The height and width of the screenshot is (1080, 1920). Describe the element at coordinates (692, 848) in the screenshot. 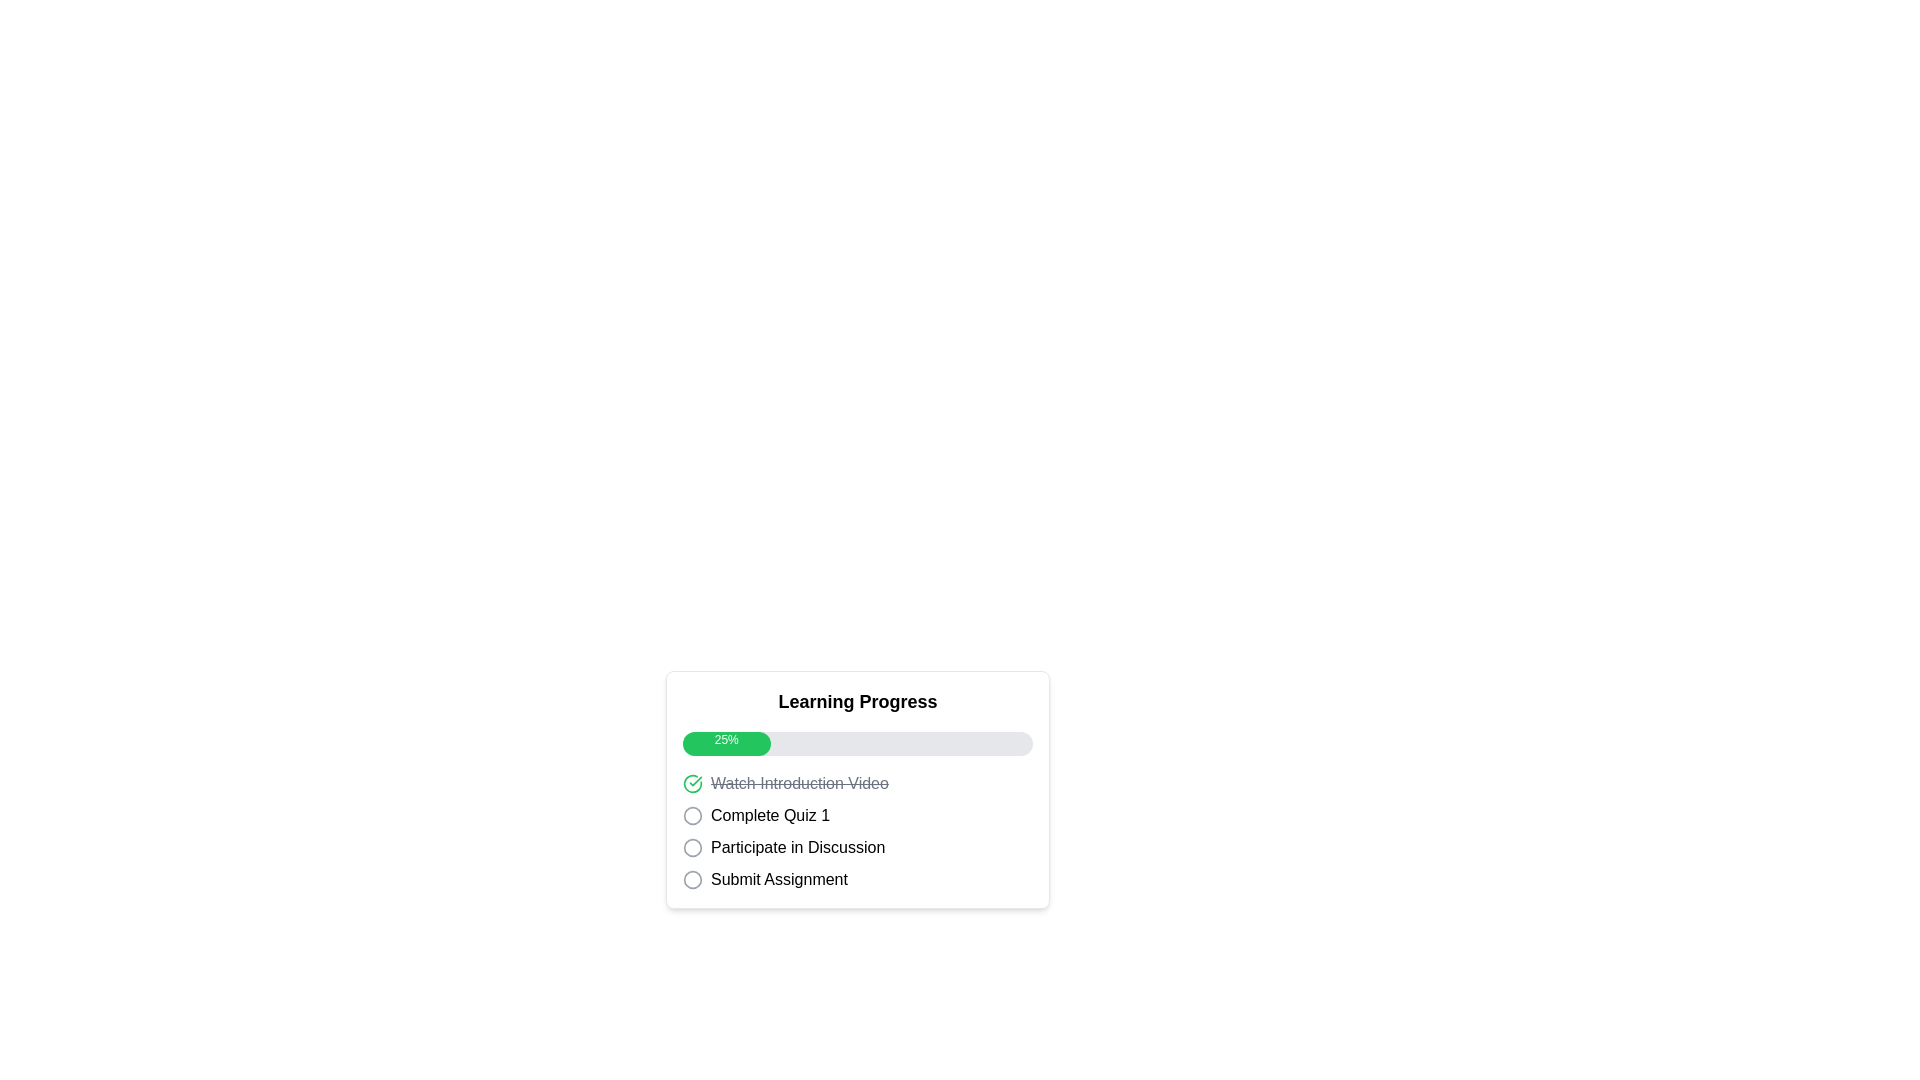

I see `the status icon indicating that the task is not yet complete, located to the left of the 'Participate in Discussion' text in the third task item` at that location.